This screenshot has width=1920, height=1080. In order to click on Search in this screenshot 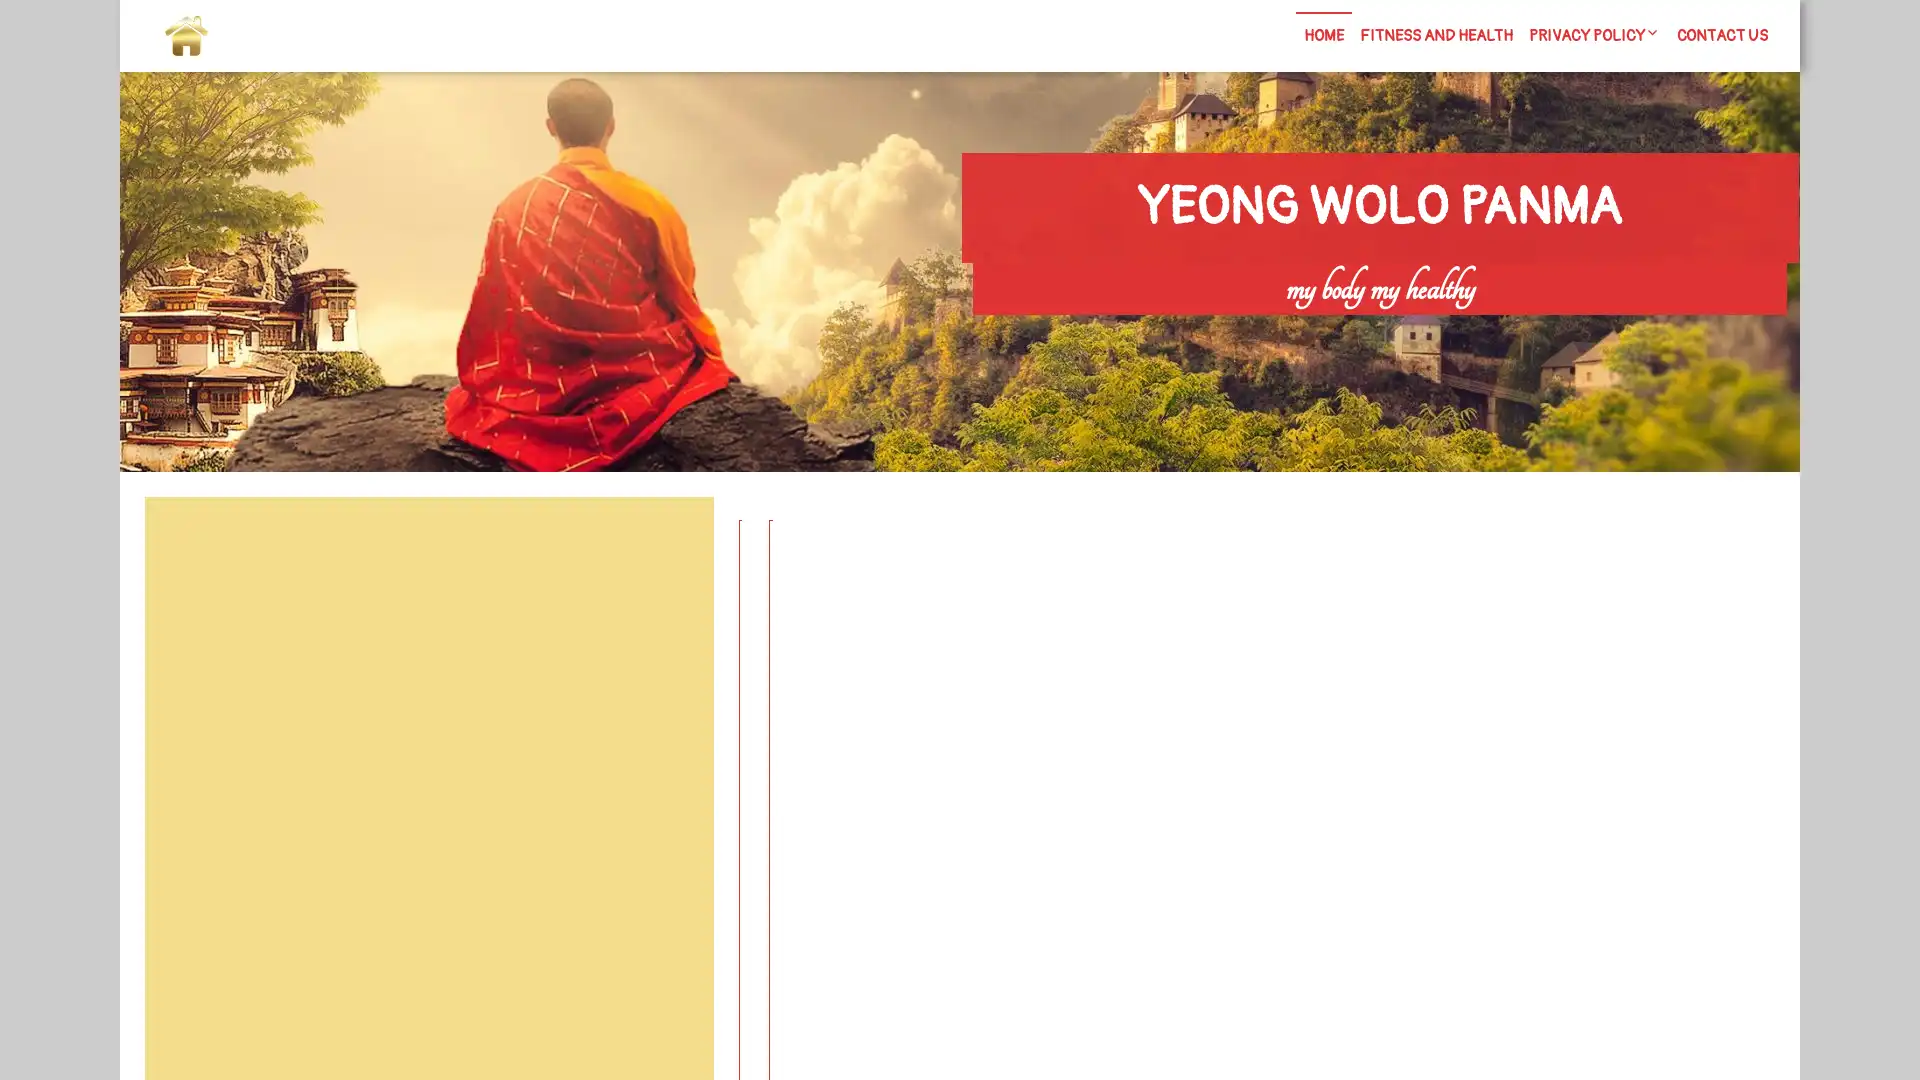, I will do `click(667, 545)`.